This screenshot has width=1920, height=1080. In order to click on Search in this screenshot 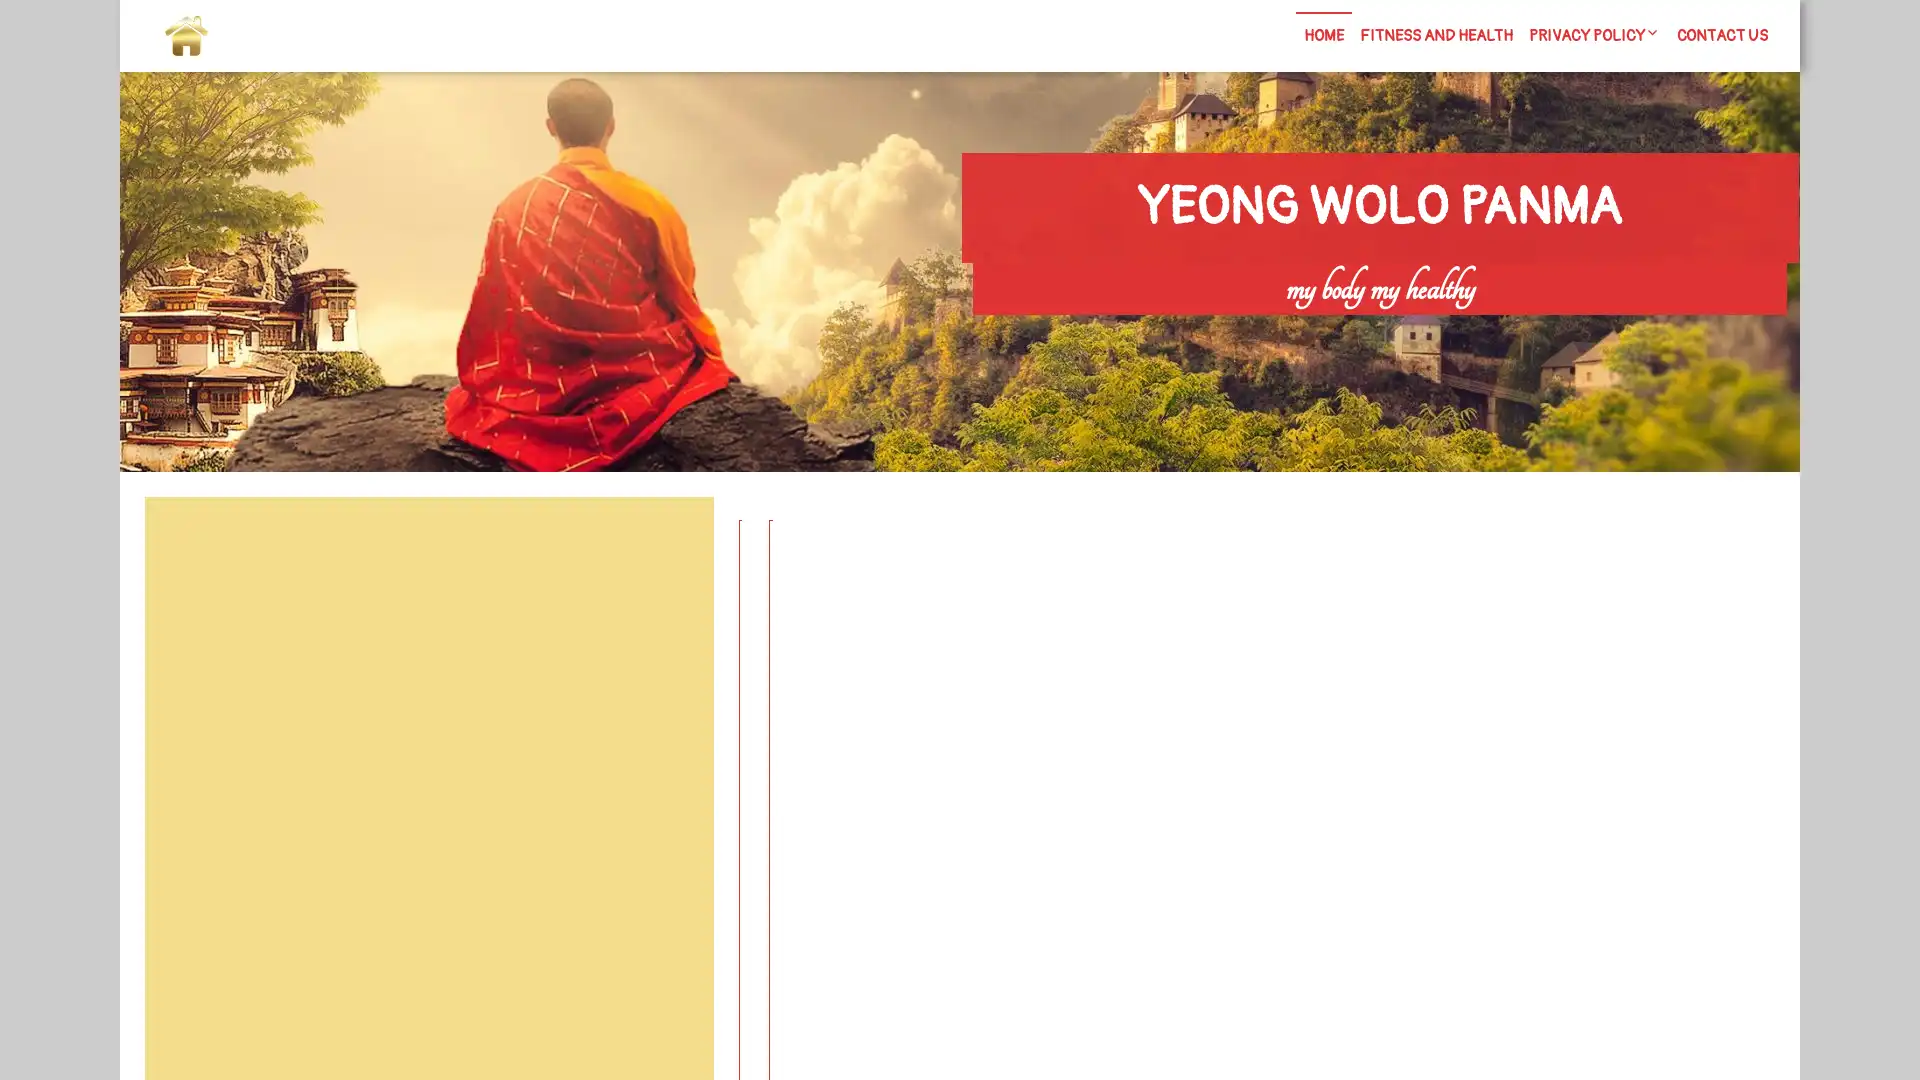, I will do `click(667, 545)`.